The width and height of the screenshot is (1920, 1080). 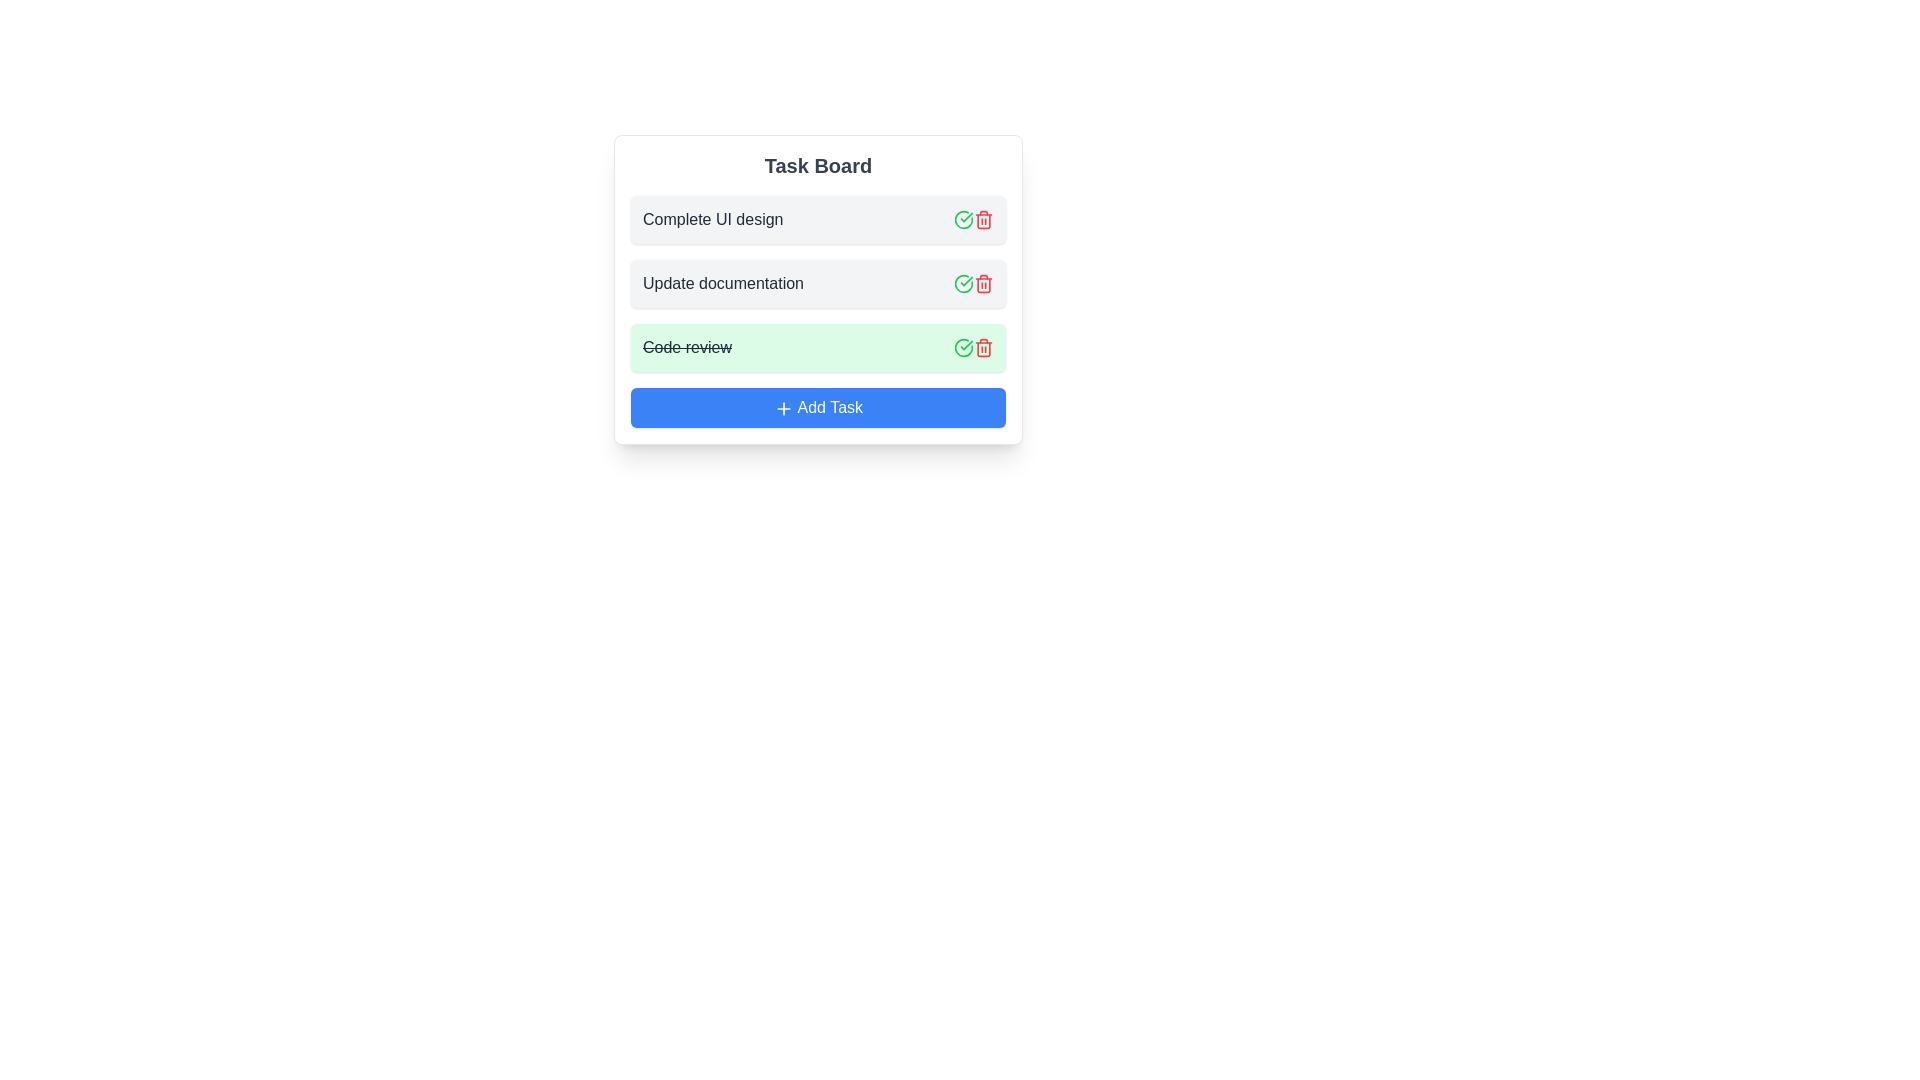 I want to click on the 'Plus' or 'Add' icon located within the 'Add Task' button at the bottom of the content area, so click(x=782, y=407).